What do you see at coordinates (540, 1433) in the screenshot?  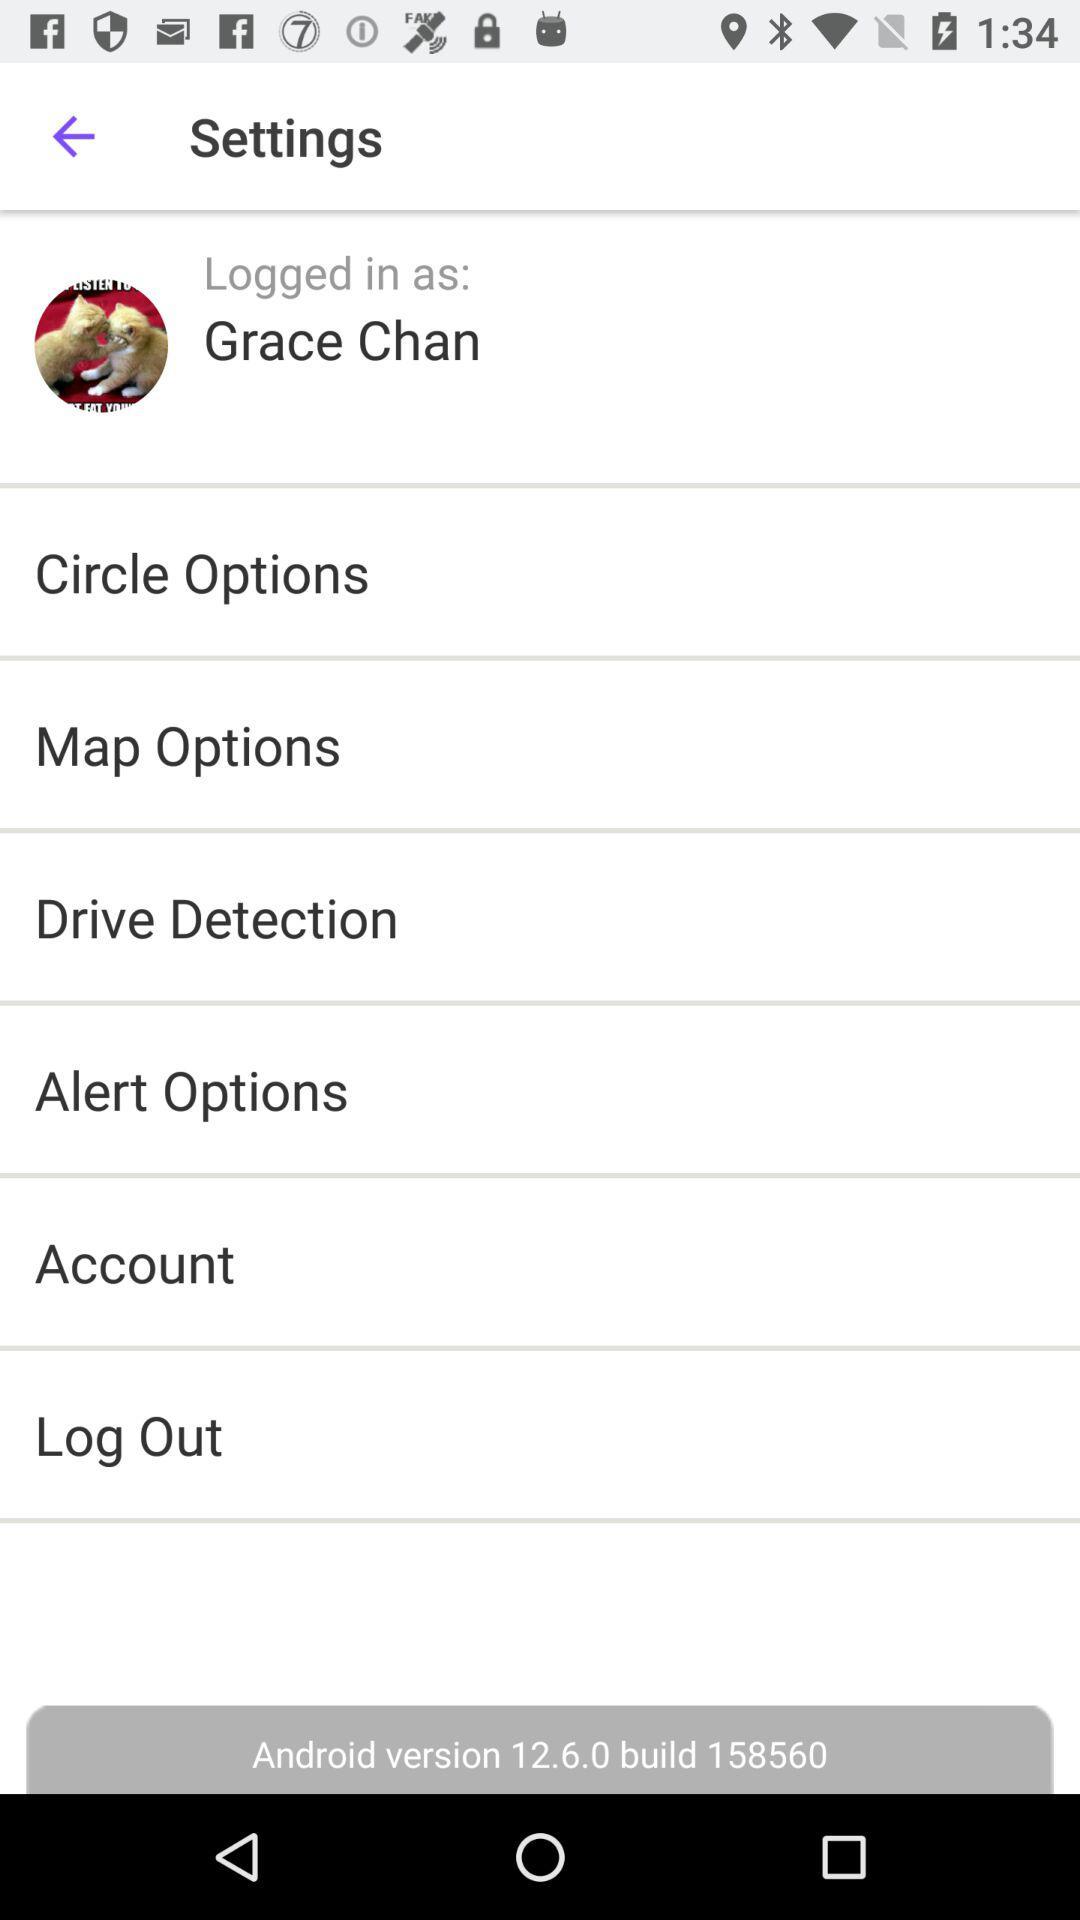 I see `the icon below account icon` at bounding box center [540, 1433].